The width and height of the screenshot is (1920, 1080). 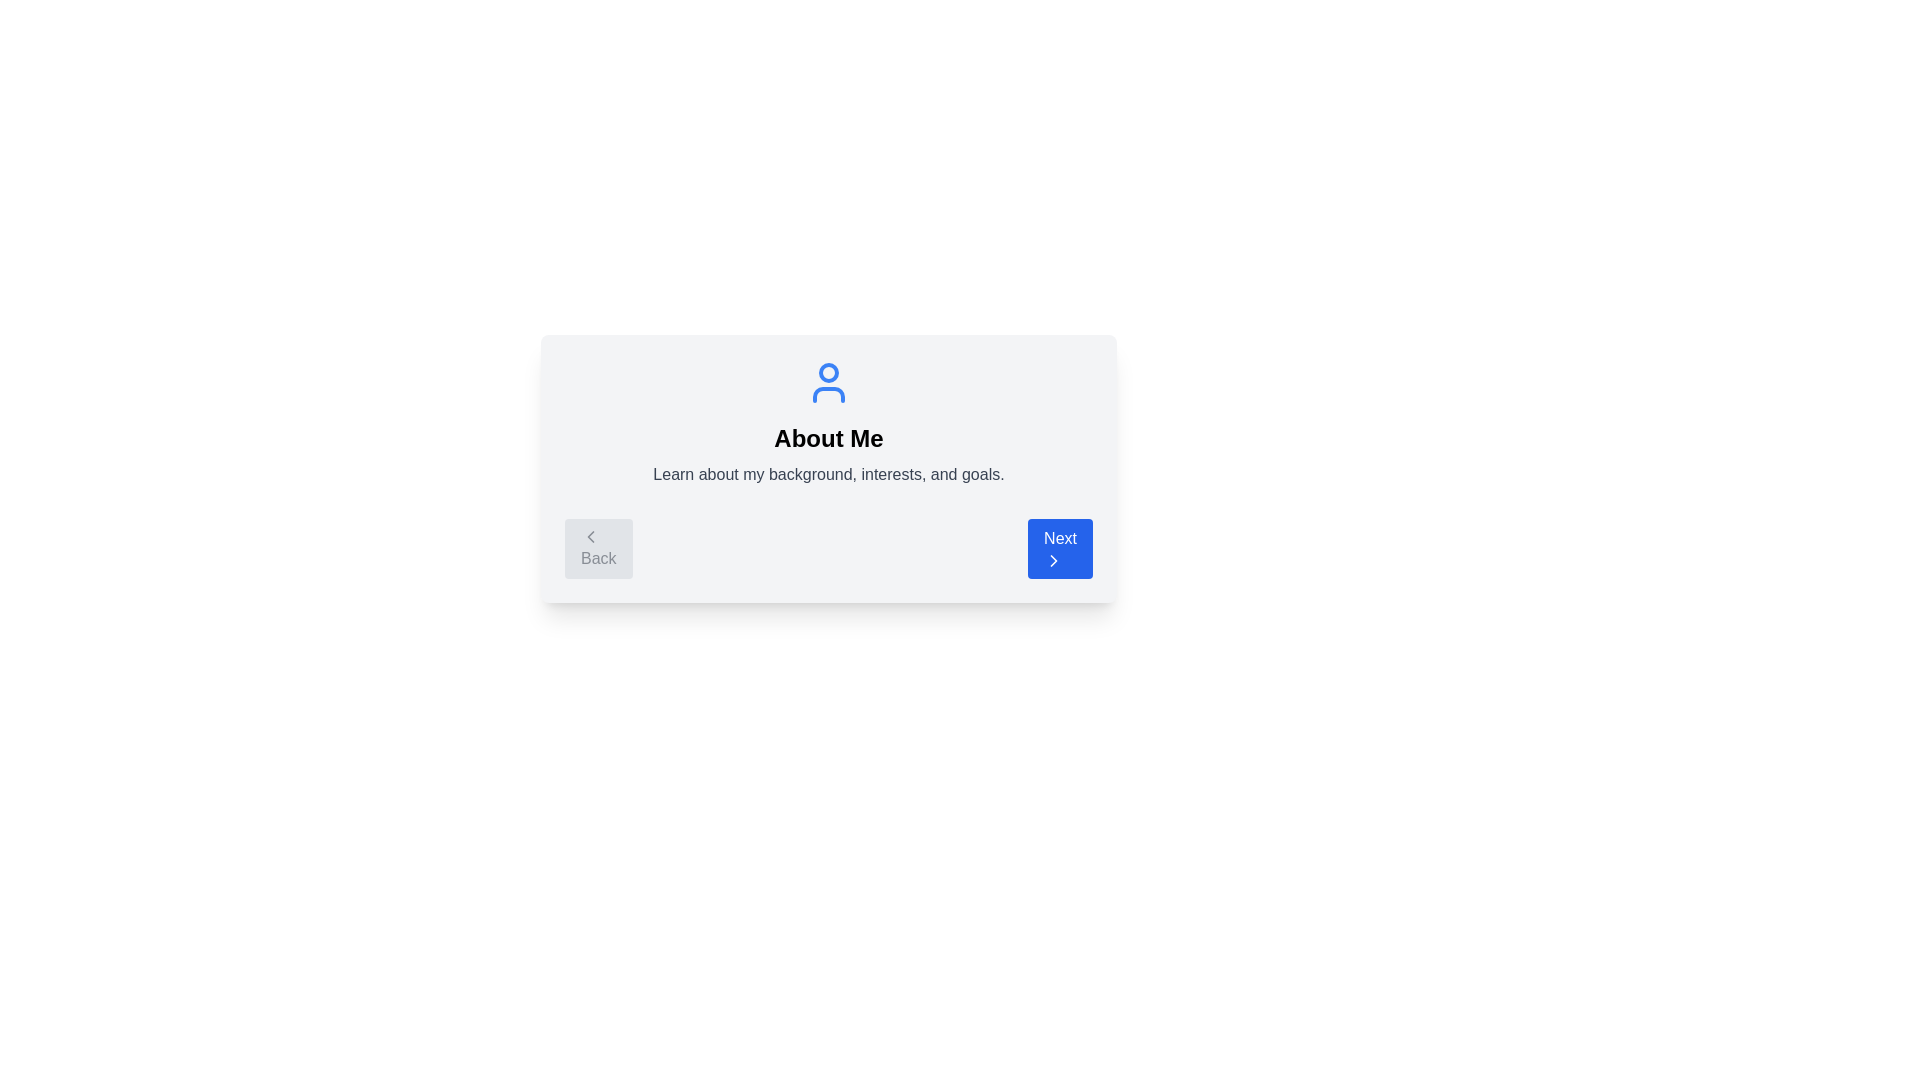 What do you see at coordinates (589, 535) in the screenshot?
I see `the chevron icon inside the 'Back' button located at the bottom-left corner of the visible card, which indicates a 'backward' action` at bounding box center [589, 535].